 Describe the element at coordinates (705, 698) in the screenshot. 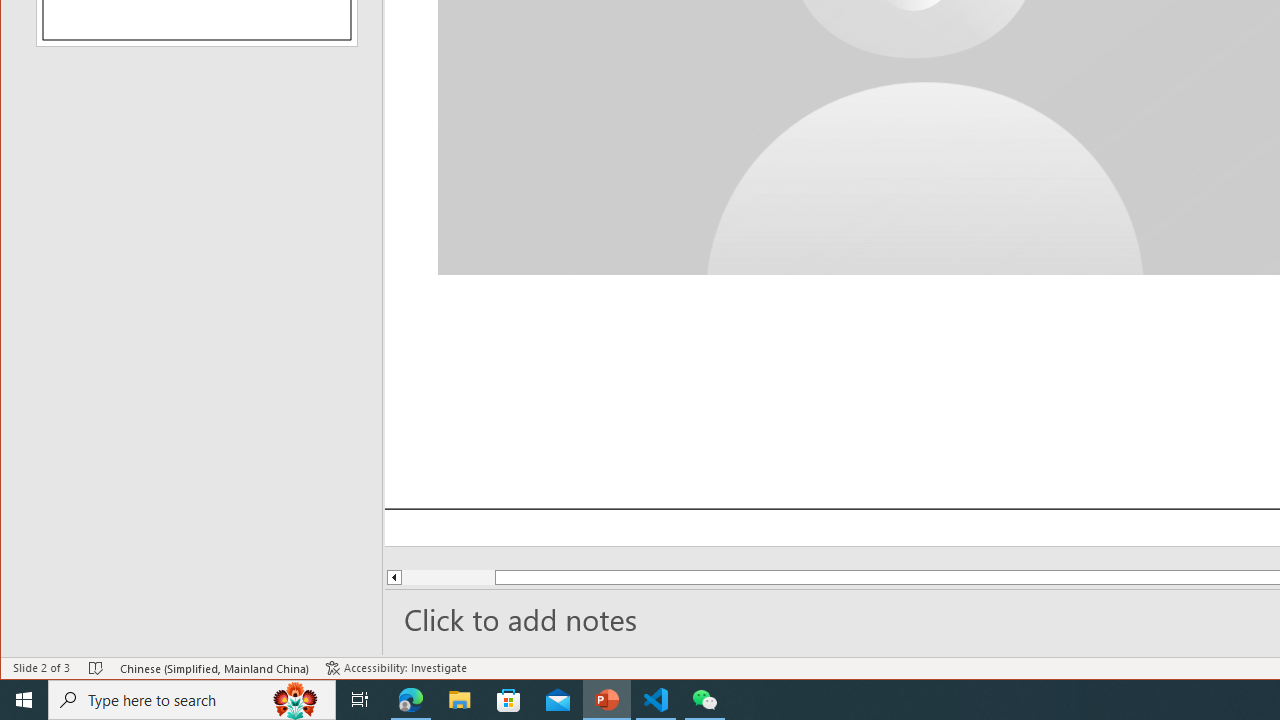

I see `'WeChat - 1 running window'` at that location.